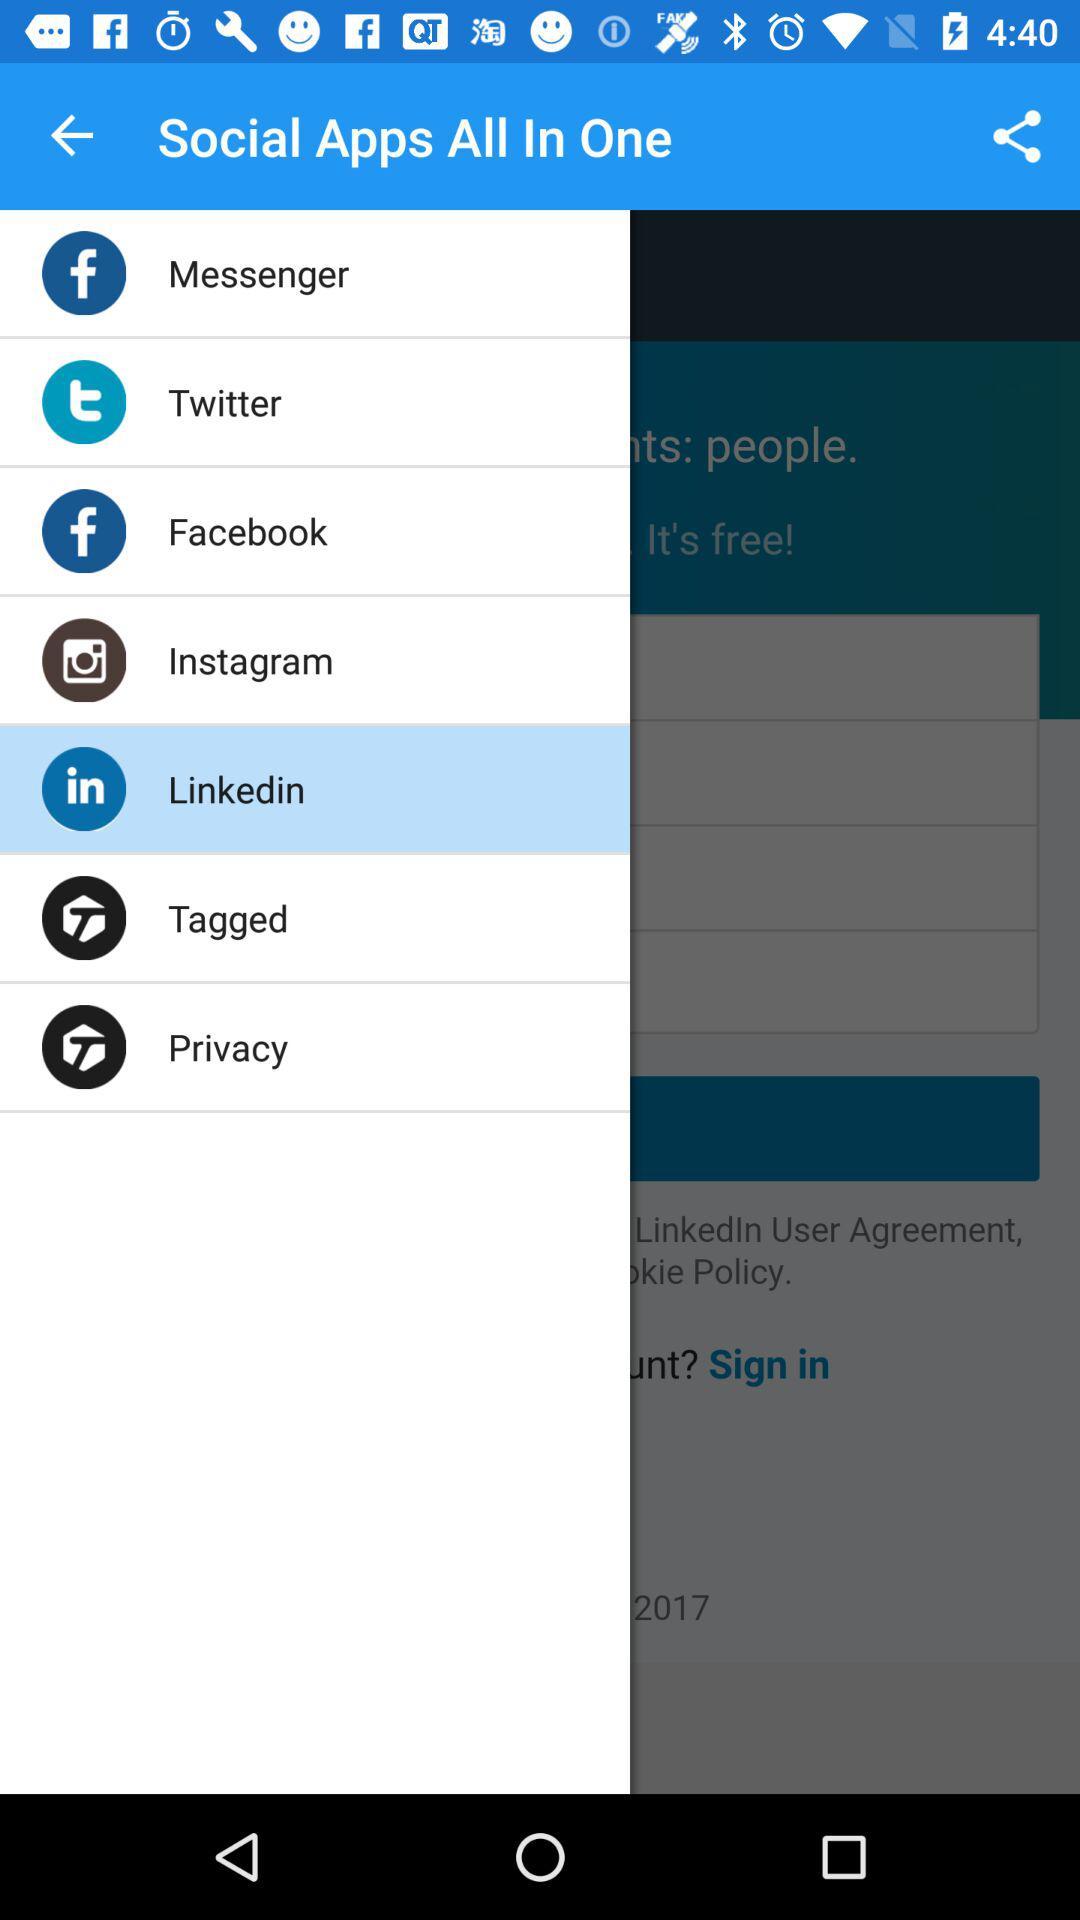 This screenshot has height=1920, width=1080. What do you see at coordinates (235, 787) in the screenshot?
I see `item below instagram` at bounding box center [235, 787].